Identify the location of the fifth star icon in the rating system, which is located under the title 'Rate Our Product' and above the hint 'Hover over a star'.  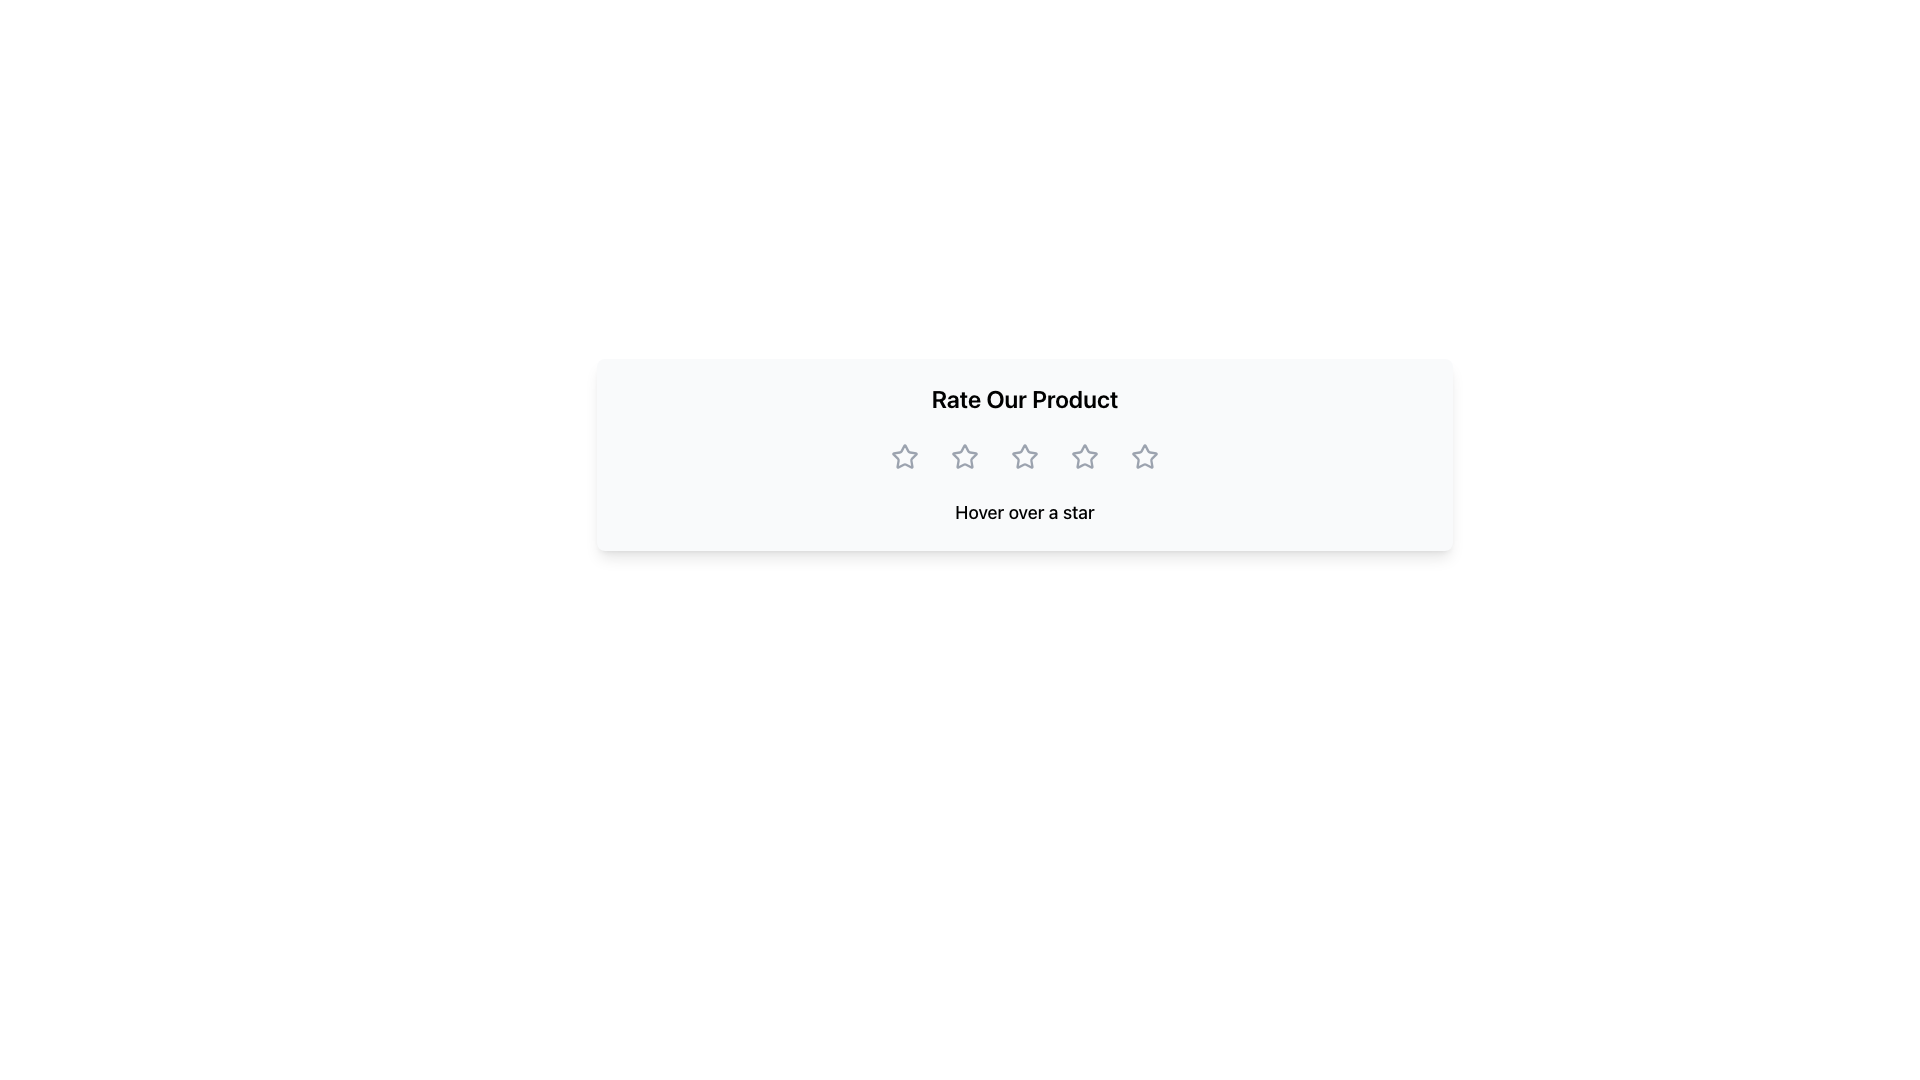
(1145, 456).